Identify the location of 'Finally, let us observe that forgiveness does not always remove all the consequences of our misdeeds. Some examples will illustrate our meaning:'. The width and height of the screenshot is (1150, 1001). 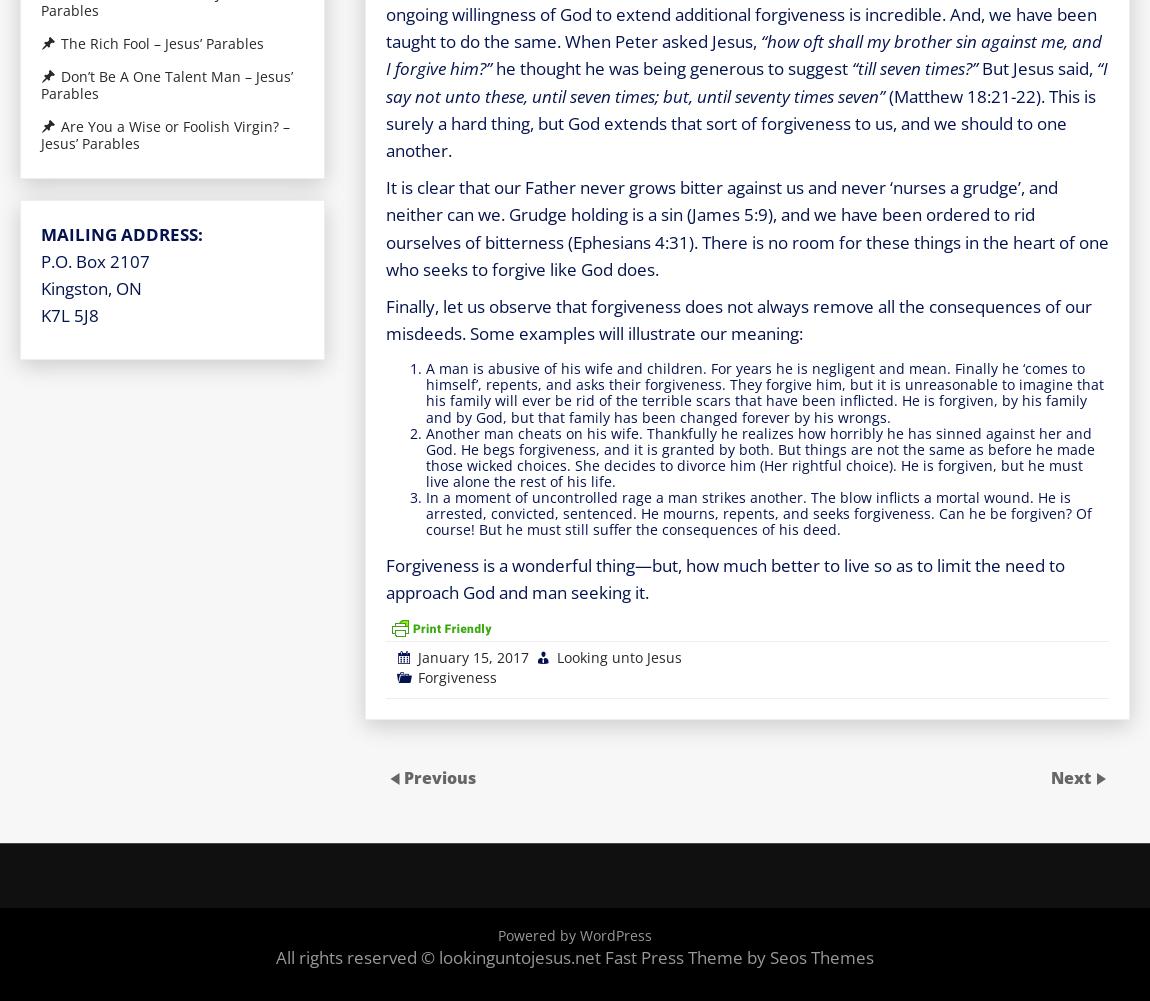
(737, 319).